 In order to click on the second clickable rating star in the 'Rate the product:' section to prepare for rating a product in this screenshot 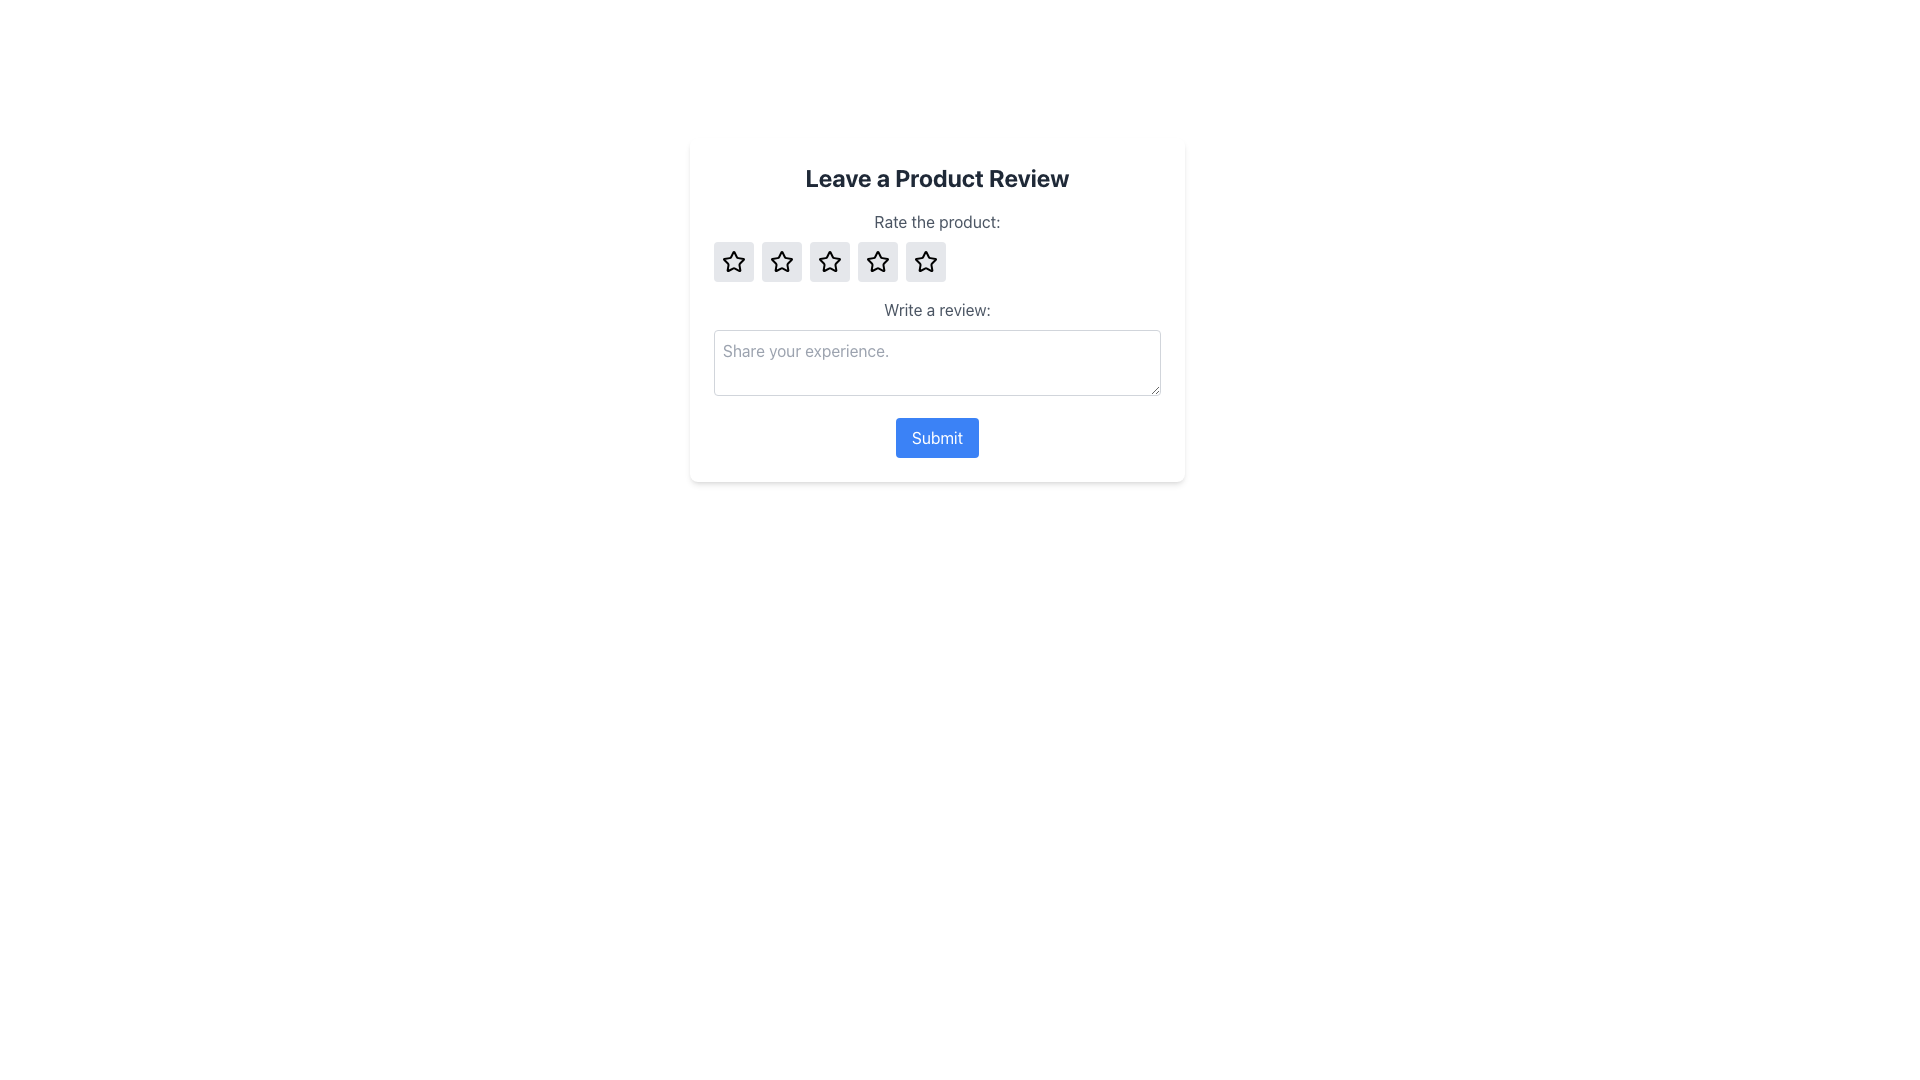, I will do `click(781, 261)`.